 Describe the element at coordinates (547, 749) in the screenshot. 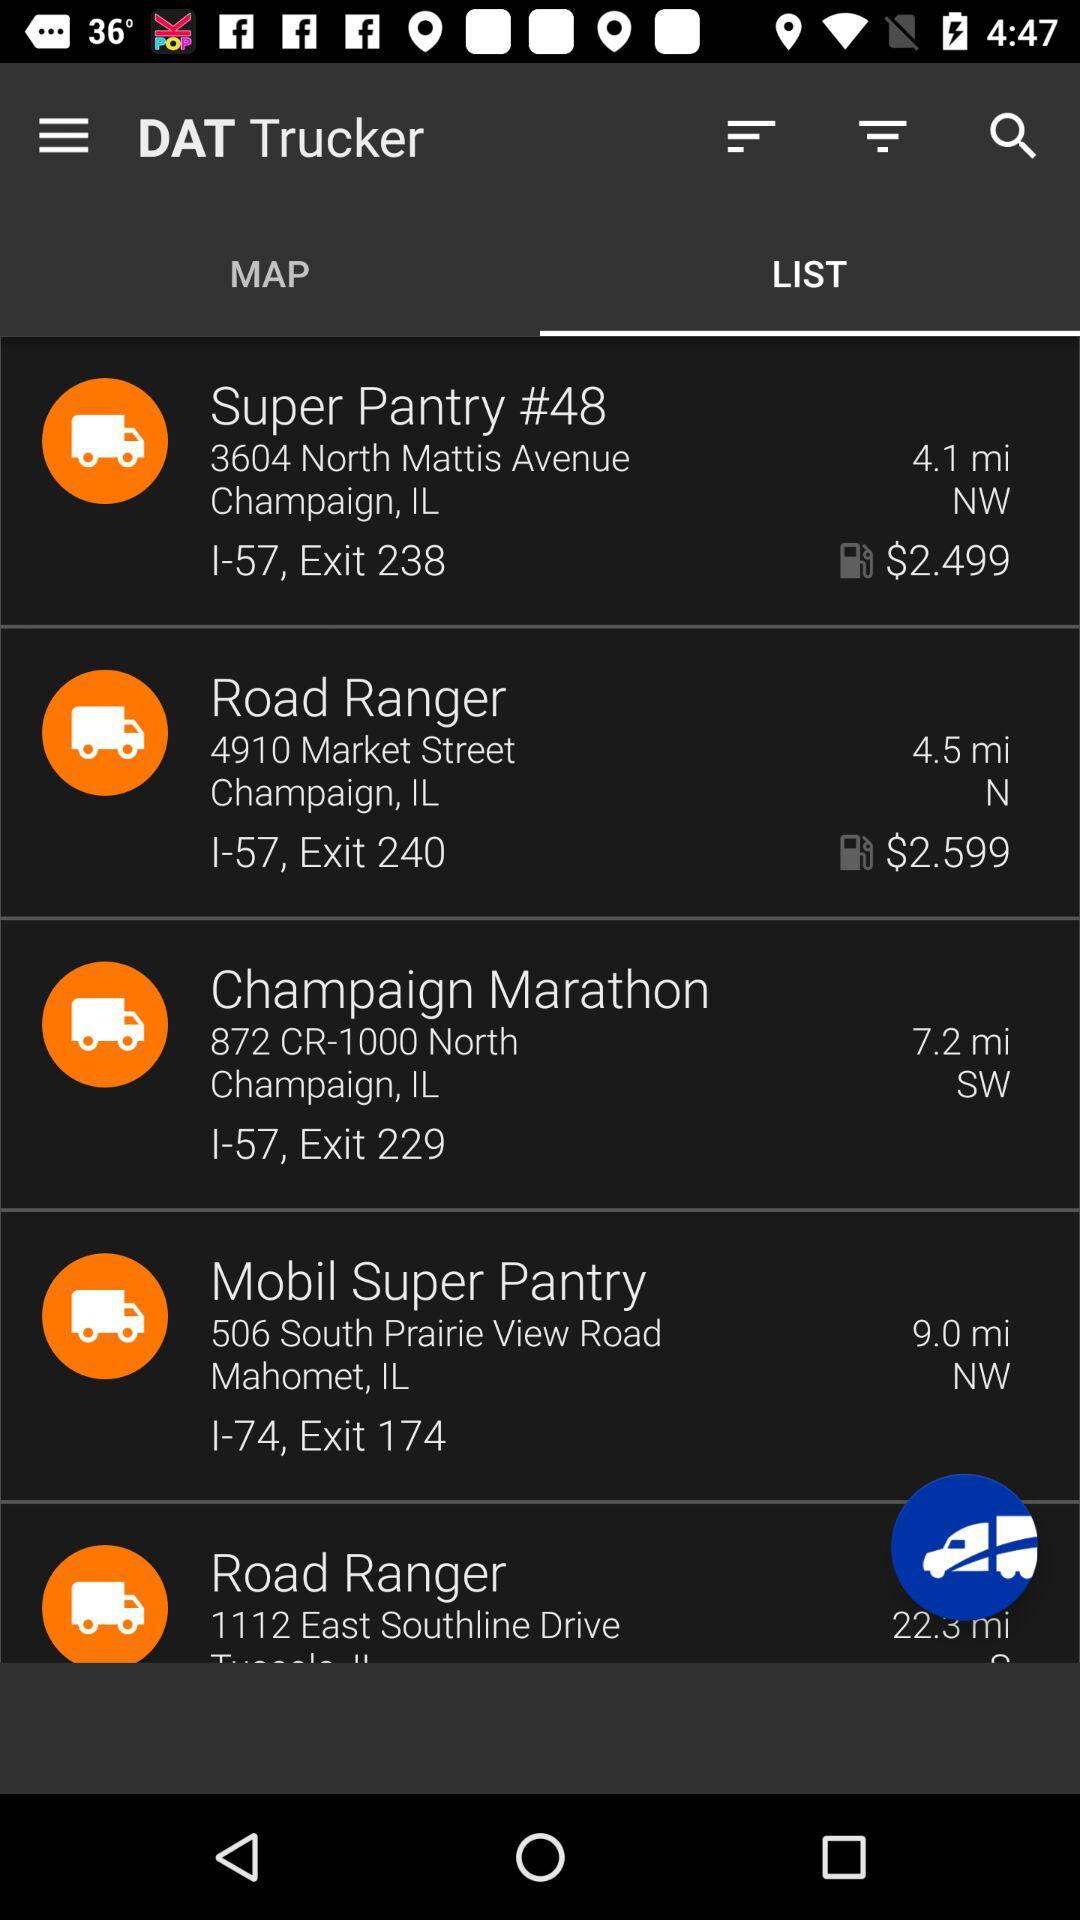

I see `icon below road ranger icon` at that location.